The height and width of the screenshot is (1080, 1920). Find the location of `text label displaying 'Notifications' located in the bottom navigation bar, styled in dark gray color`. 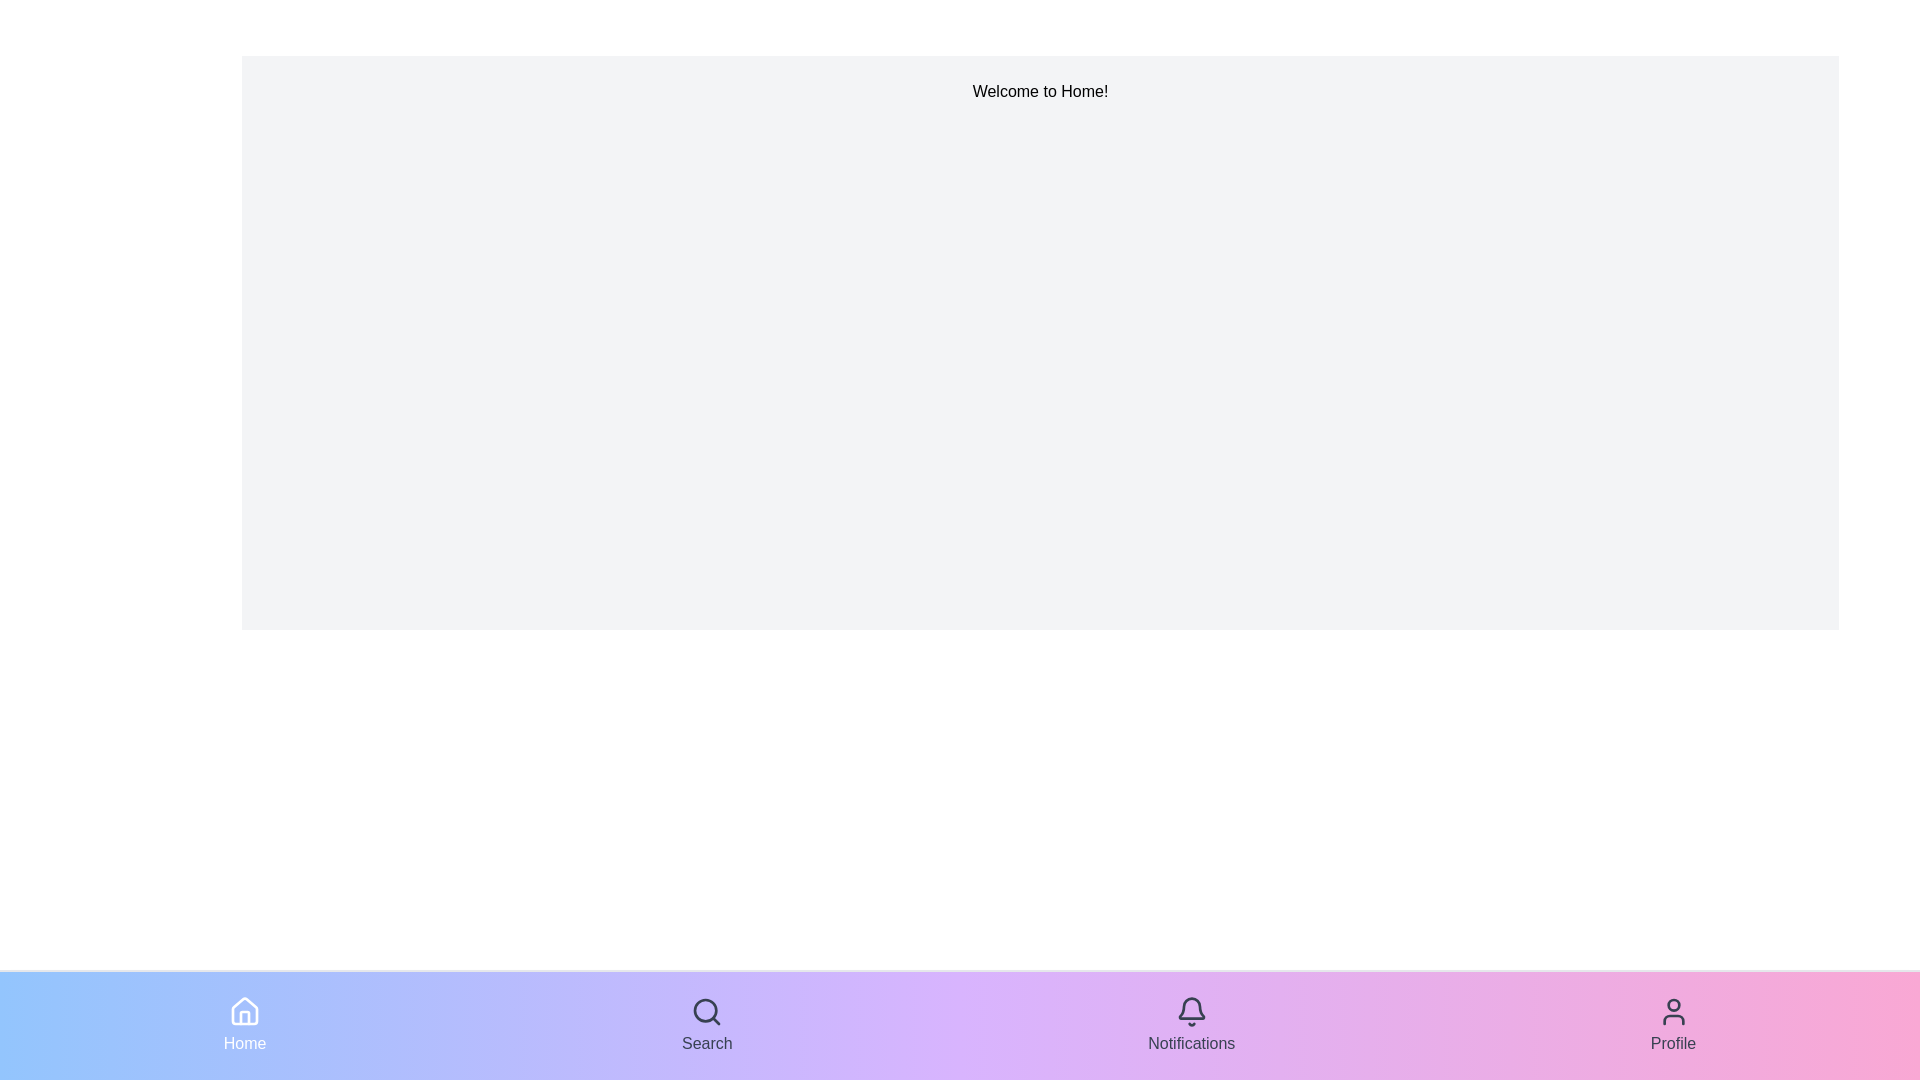

text label displaying 'Notifications' located in the bottom navigation bar, styled in dark gray color is located at coordinates (1191, 1043).